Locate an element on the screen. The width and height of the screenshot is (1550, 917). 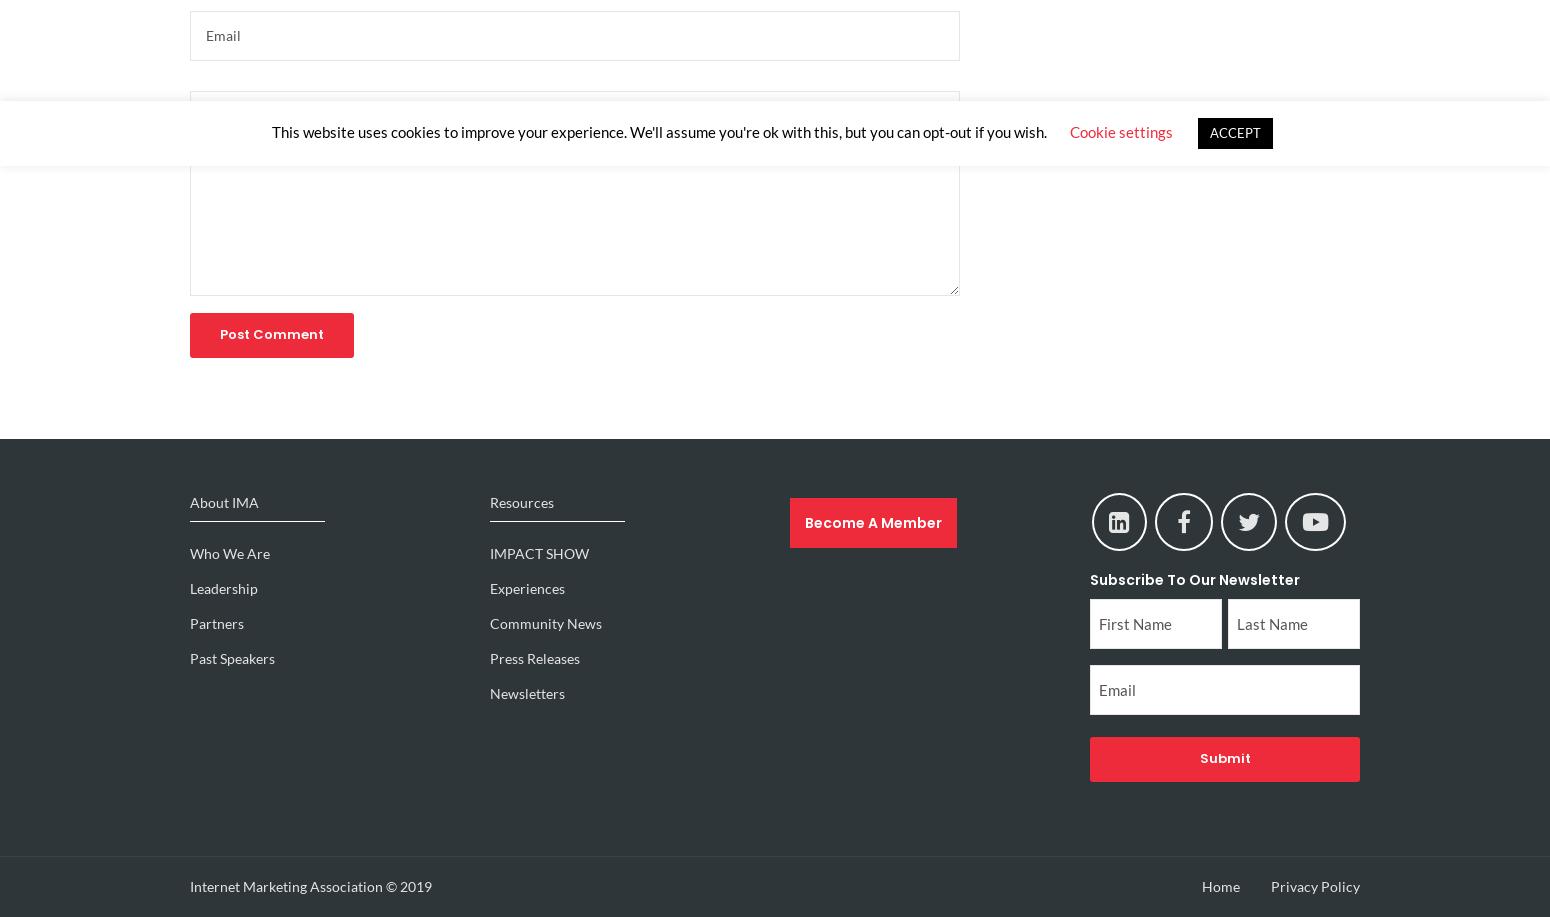
'Home' is located at coordinates (1220, 884).